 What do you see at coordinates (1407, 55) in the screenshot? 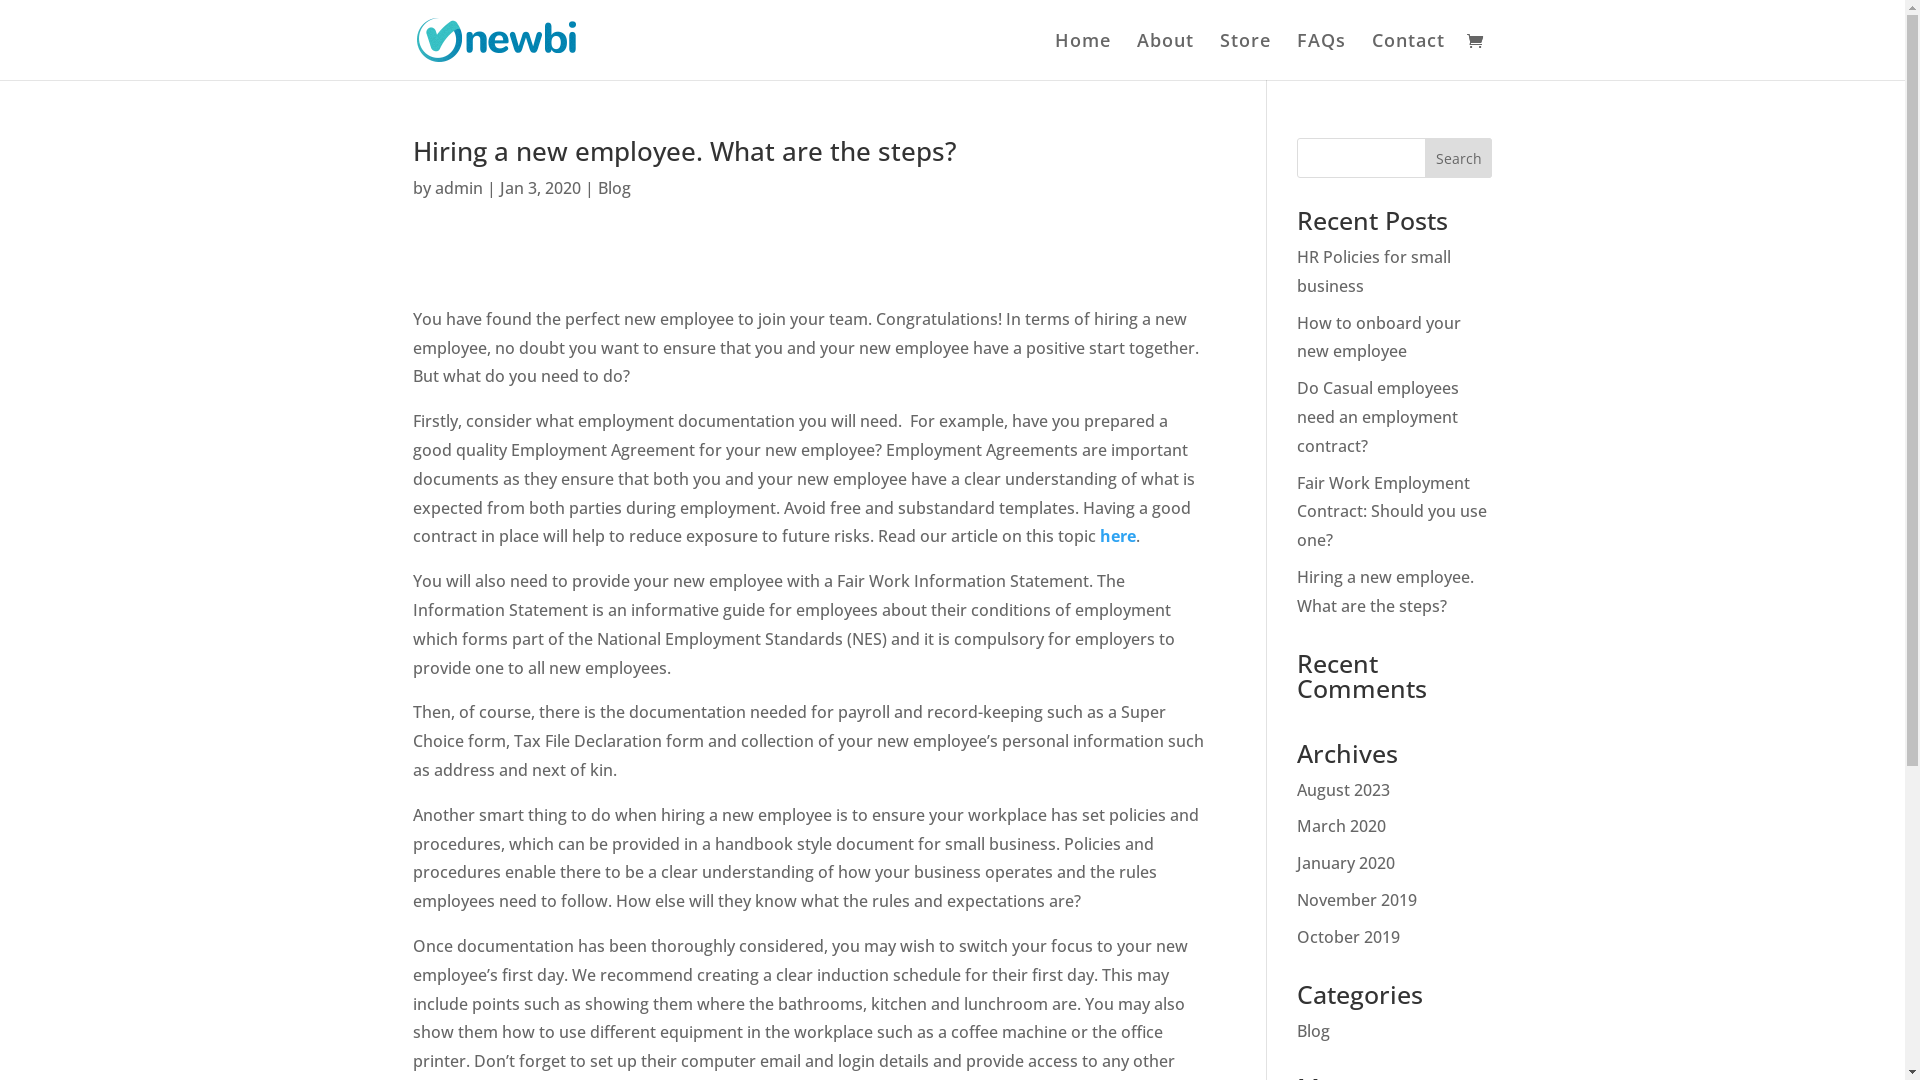
I see `'Contact'` at bounding box center [1407, 55].